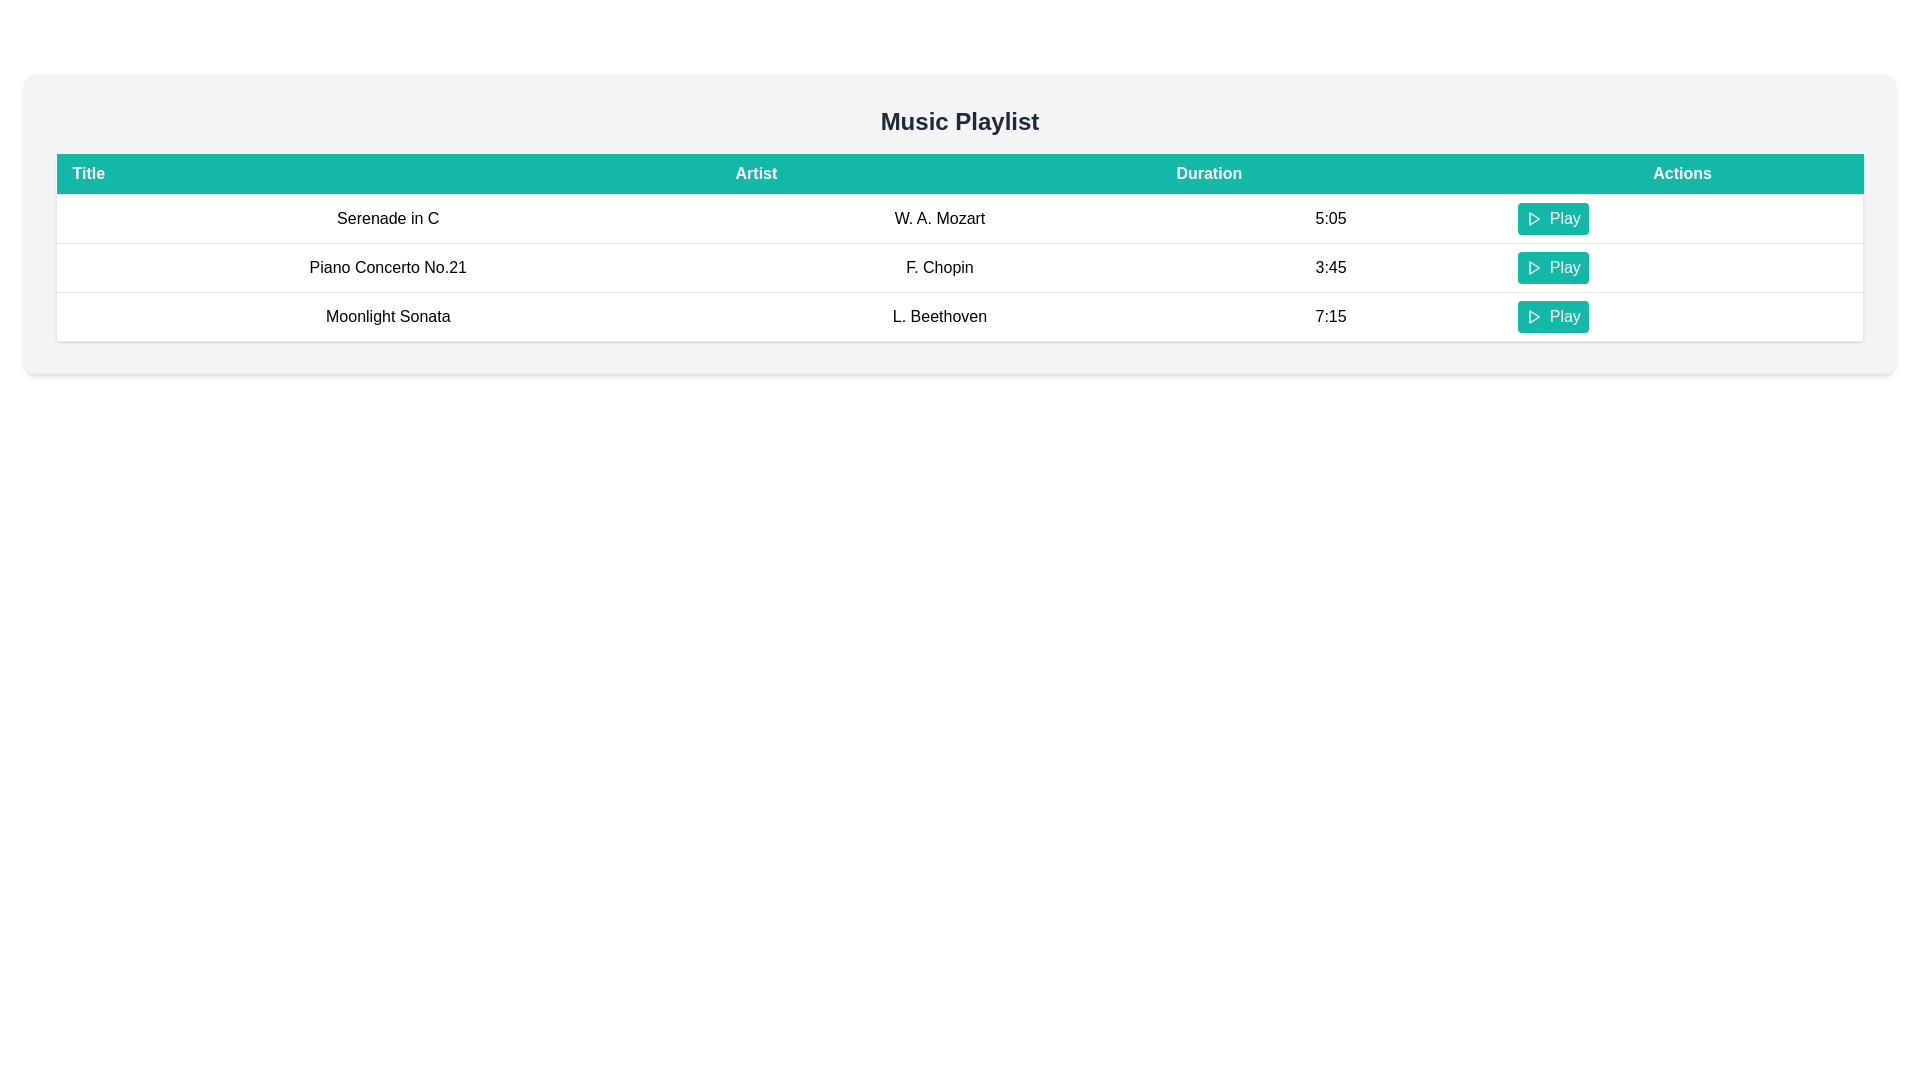  I want to click on the third 'Play' button located in the last row under the 'Actions' column of the playlist interface, so click(1552, 315).